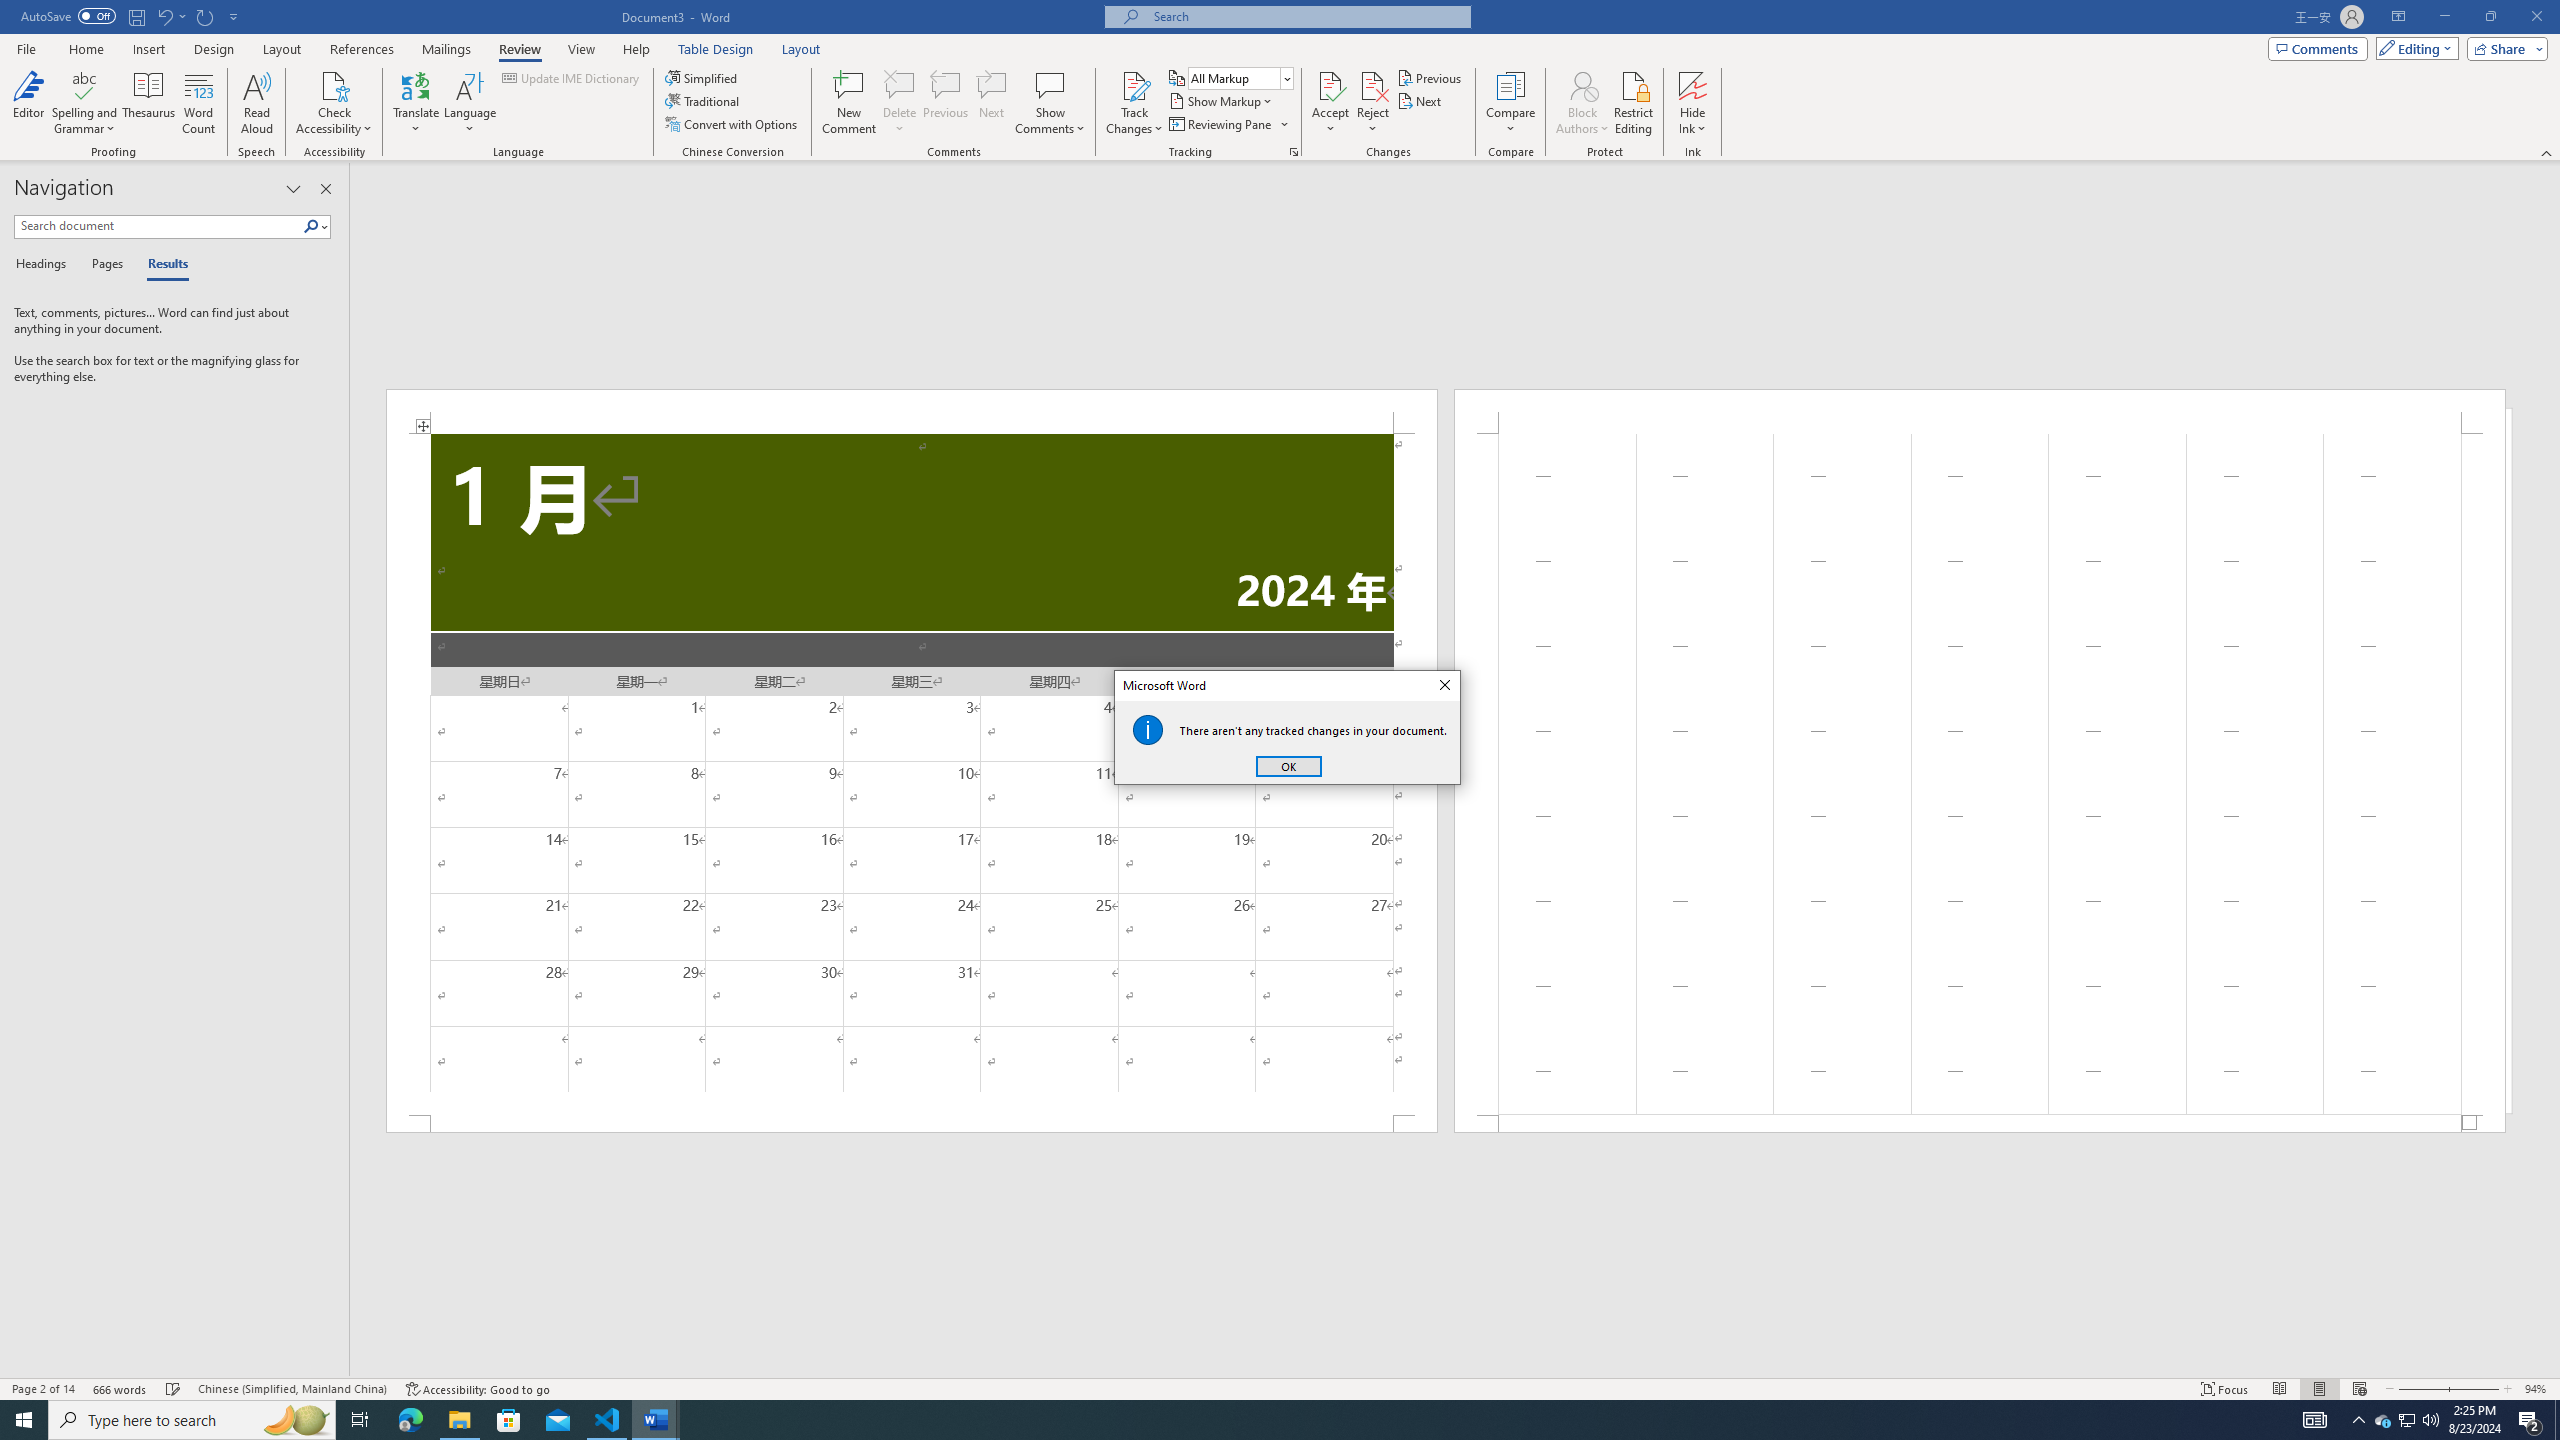  Describe the element at coordinates (1293, 150) in the screenshot. I see `'Change Tracking Options...'` at that location.